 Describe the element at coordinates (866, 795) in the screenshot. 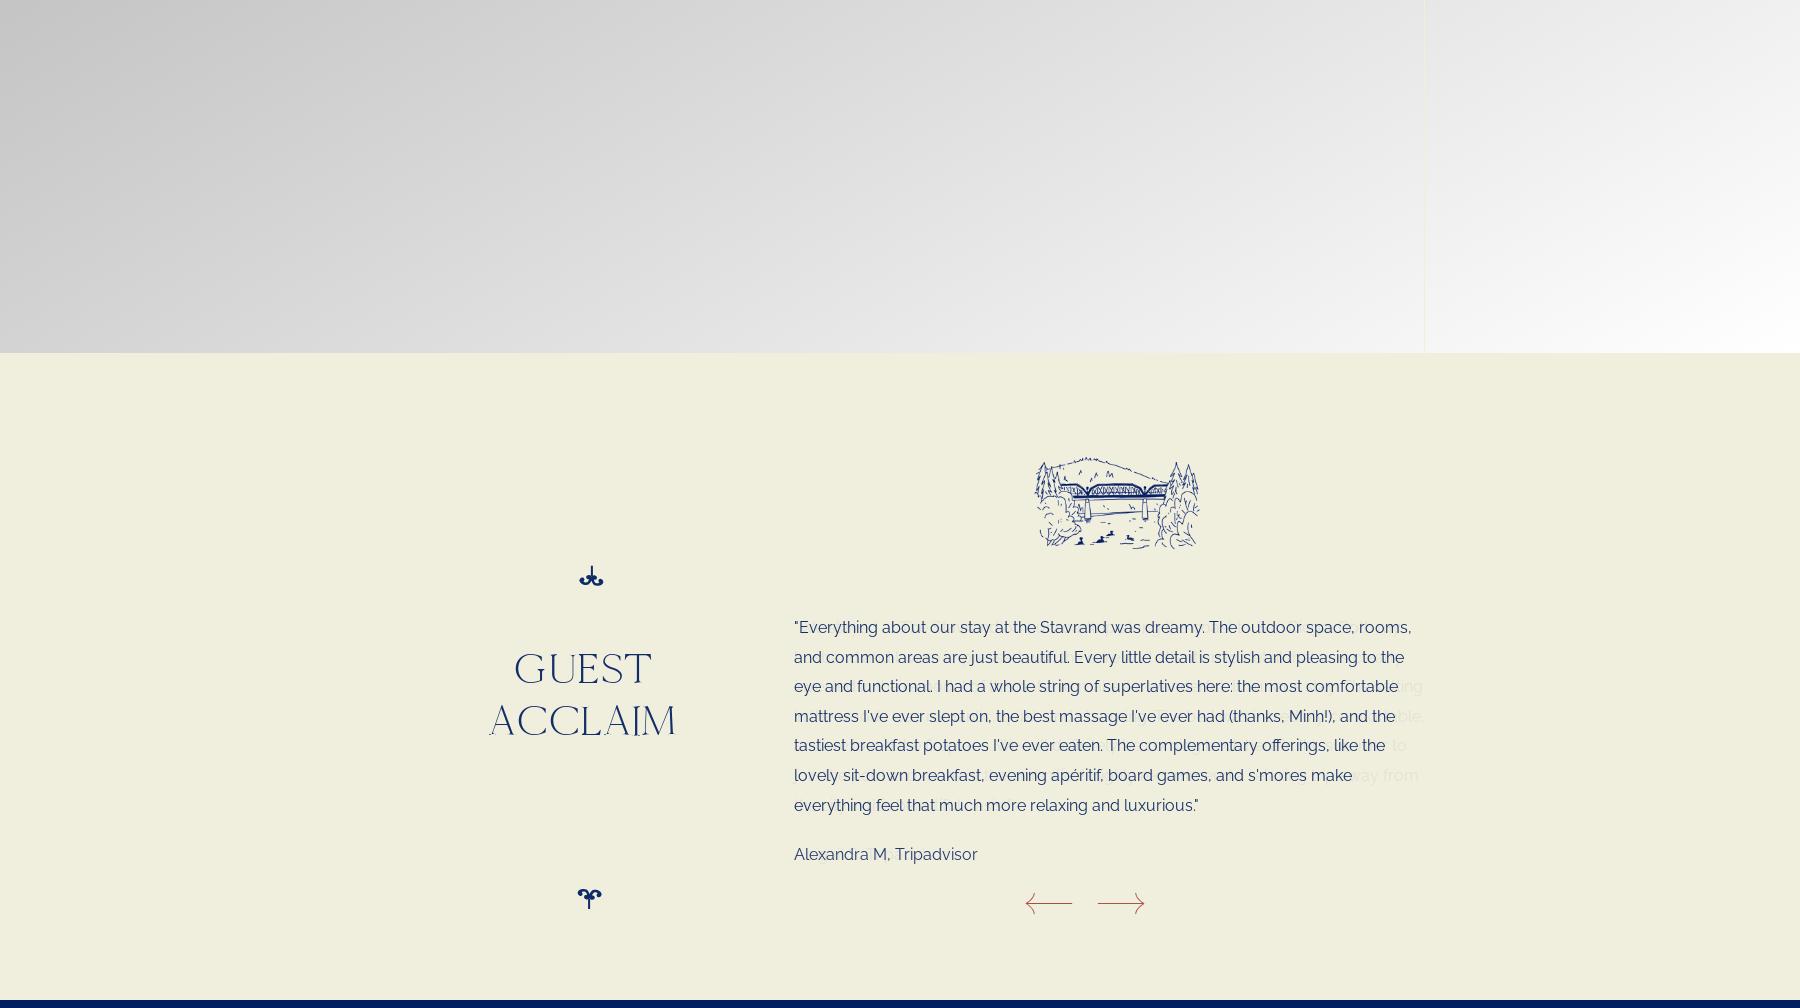

I see `'Carly G, Tripadvisor'` at that location.